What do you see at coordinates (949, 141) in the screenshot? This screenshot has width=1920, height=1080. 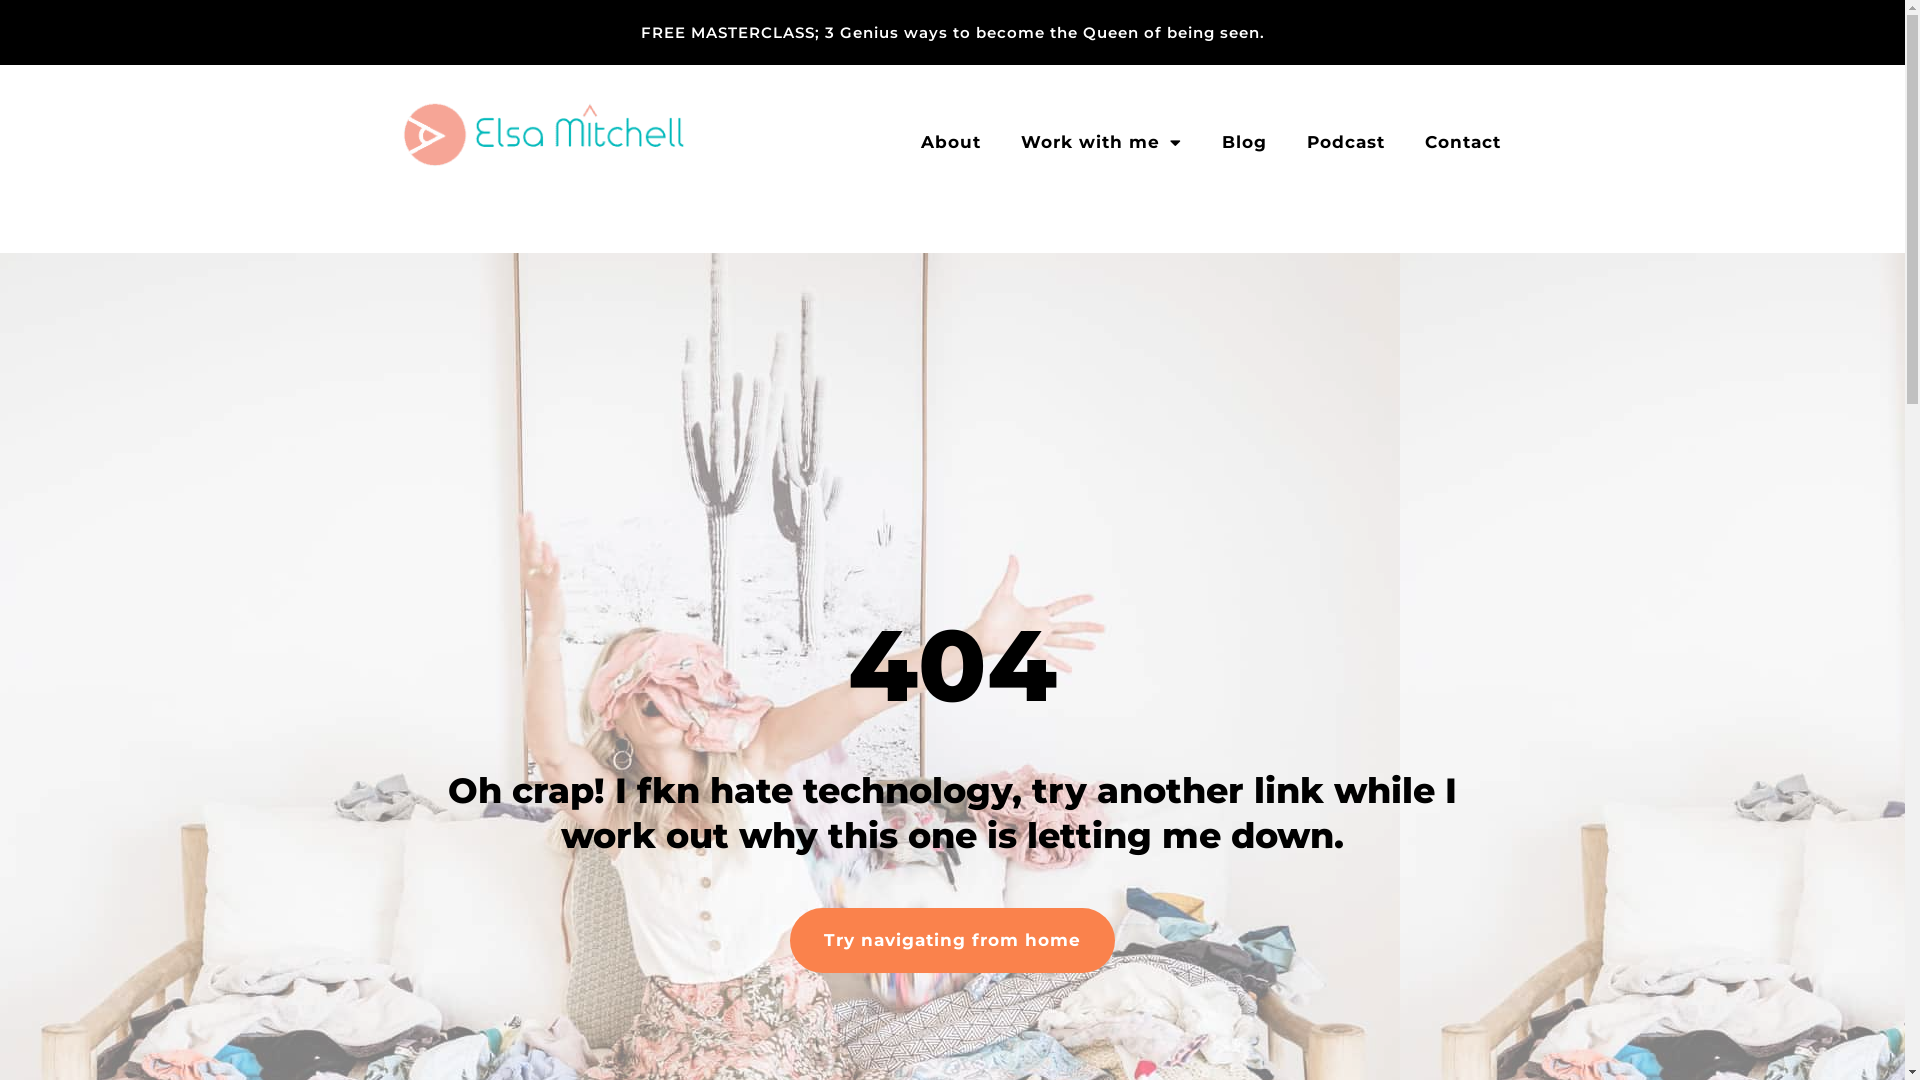 I see `'About'` at bounding box center [949, 141].